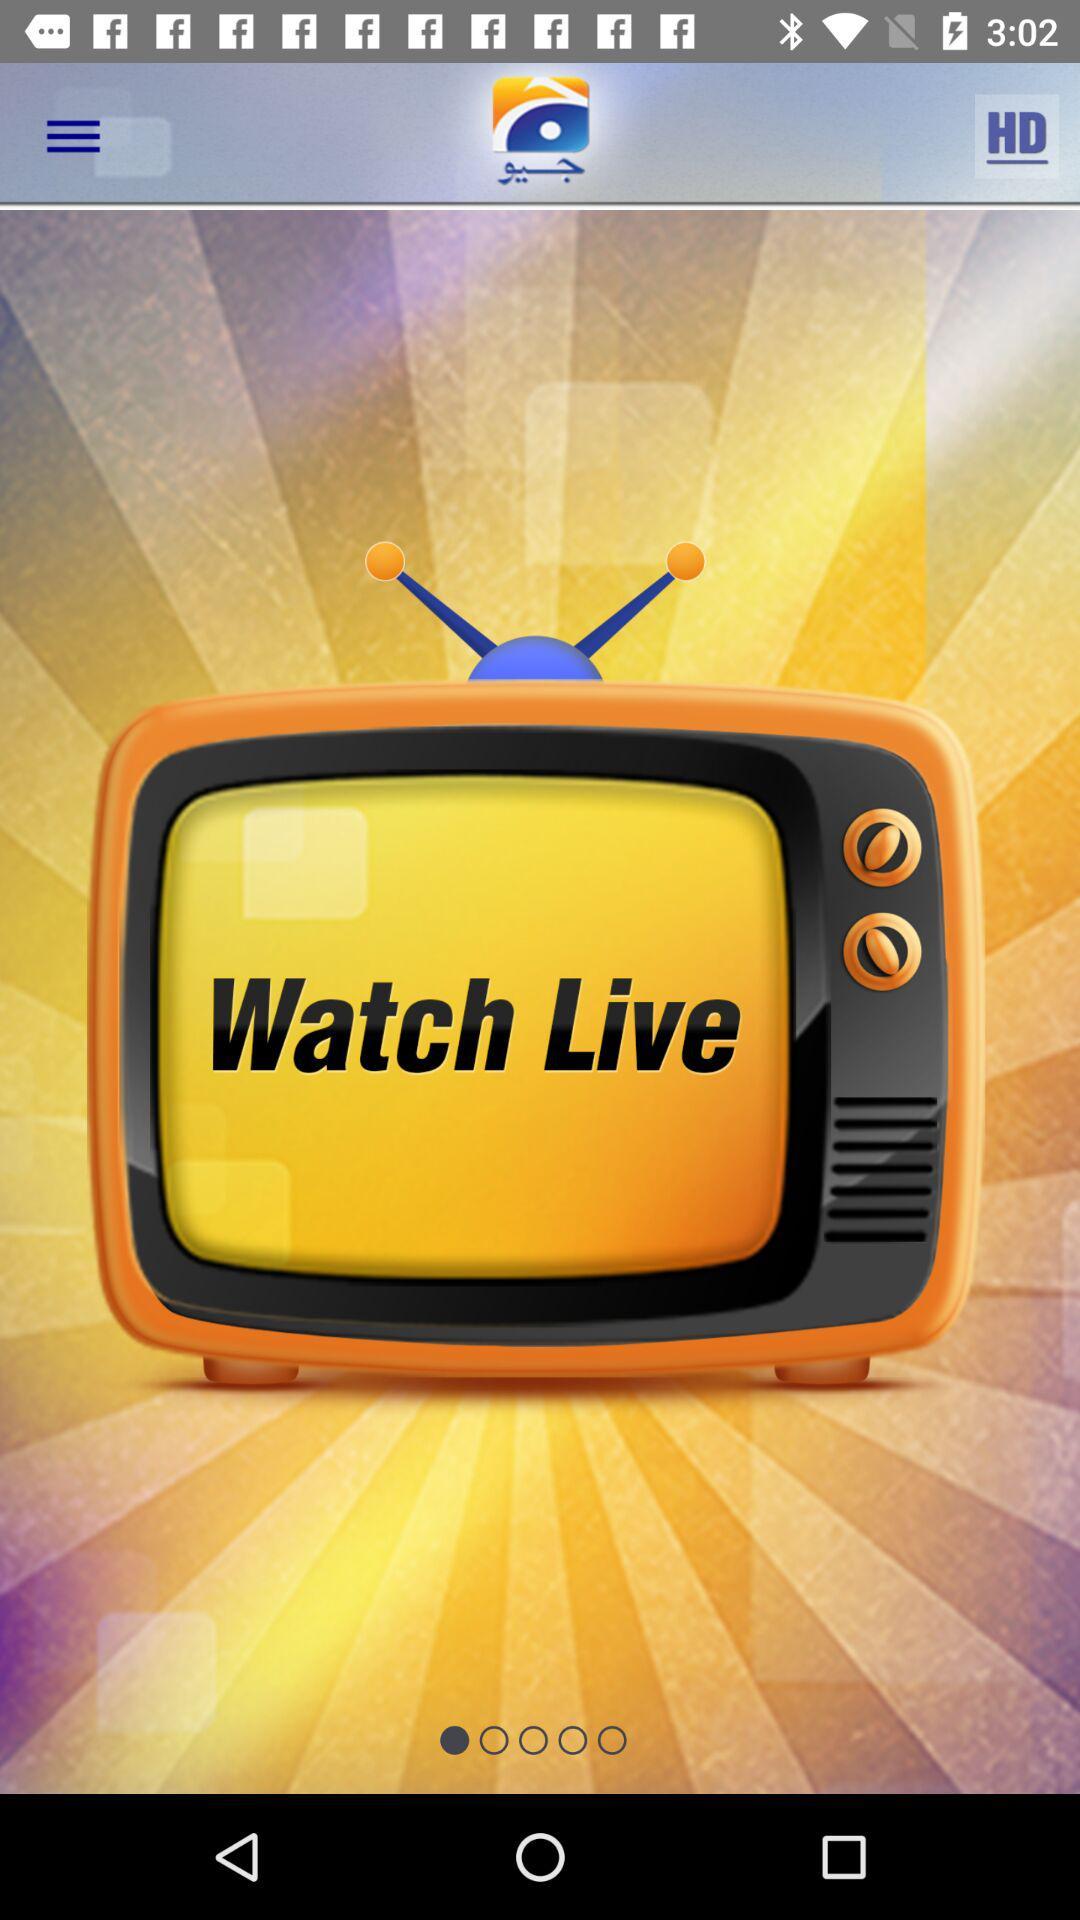  What do you see at coordinates (540, 1002) in the screenshot?
I see `turn on tv` at bounding box center [540, 1002].